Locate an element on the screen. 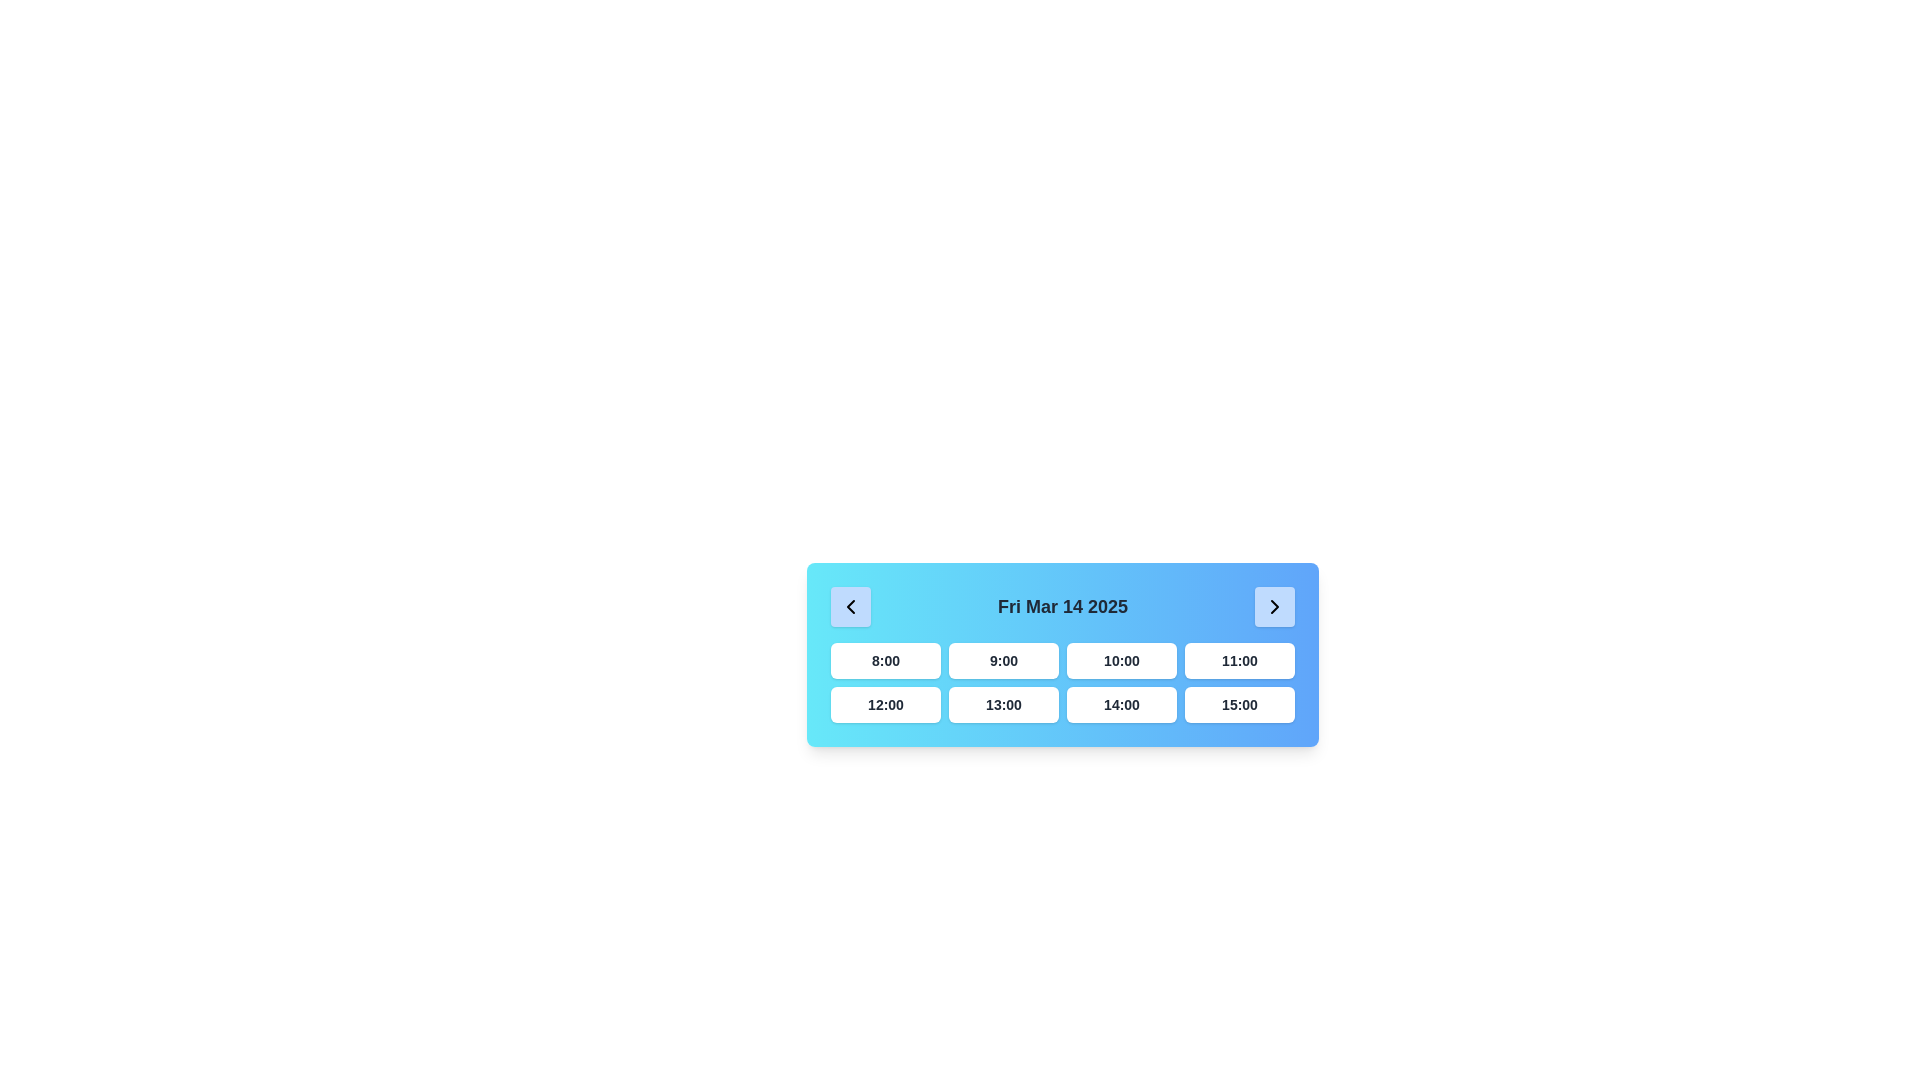  the light blue button with a right-pointing chevron icon located in the upper-right corner of the date and time grid is located at coordinates (1274, 605).